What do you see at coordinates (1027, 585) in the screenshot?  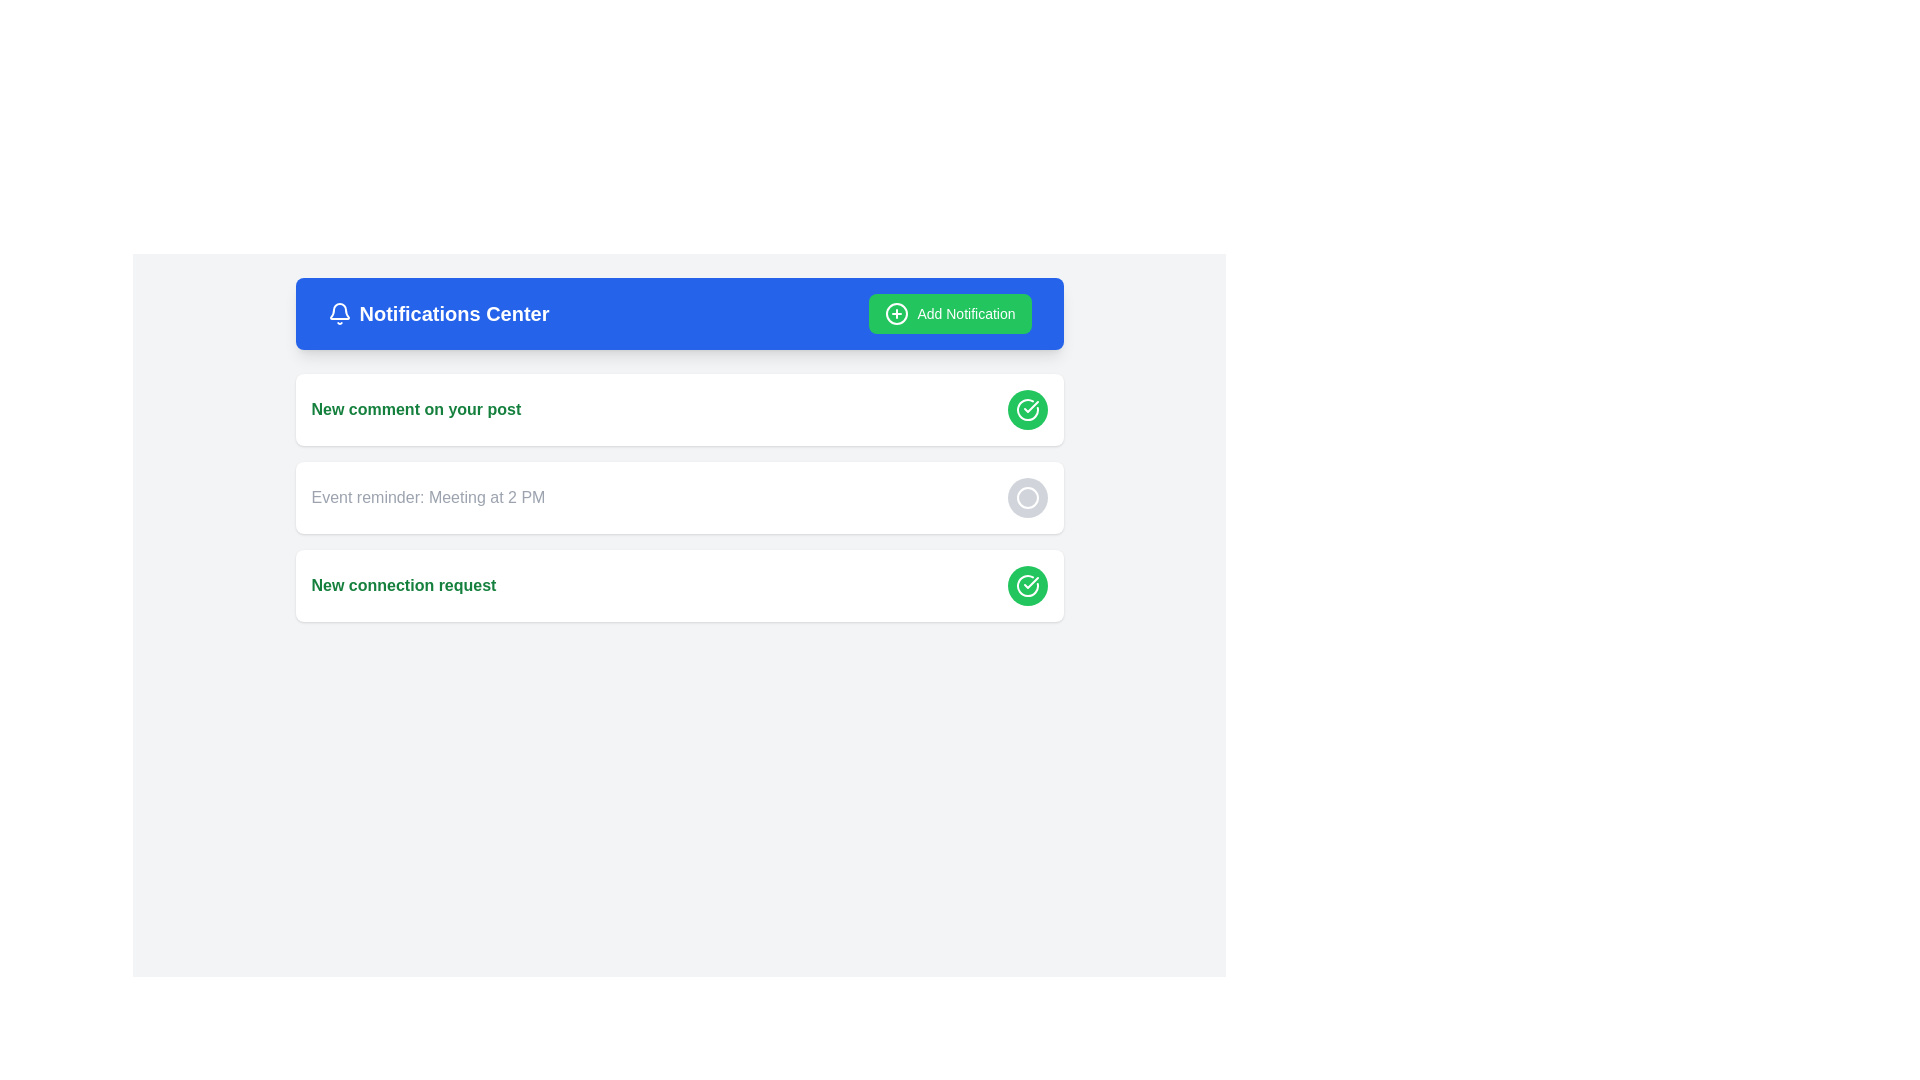 I see `the confirmation button located at the bottom right corner of the notification panel for the 'New connection request'` at bounding box center [1027, 585].